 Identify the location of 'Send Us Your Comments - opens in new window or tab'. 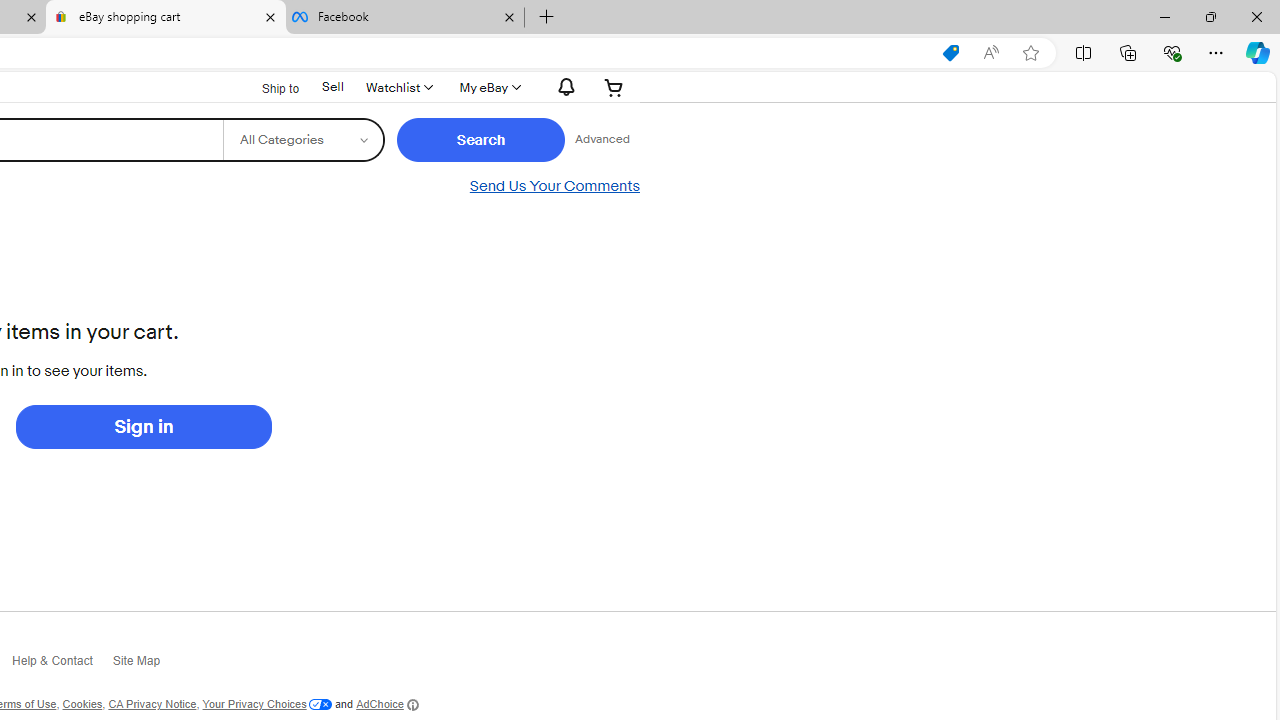
(554, 186).